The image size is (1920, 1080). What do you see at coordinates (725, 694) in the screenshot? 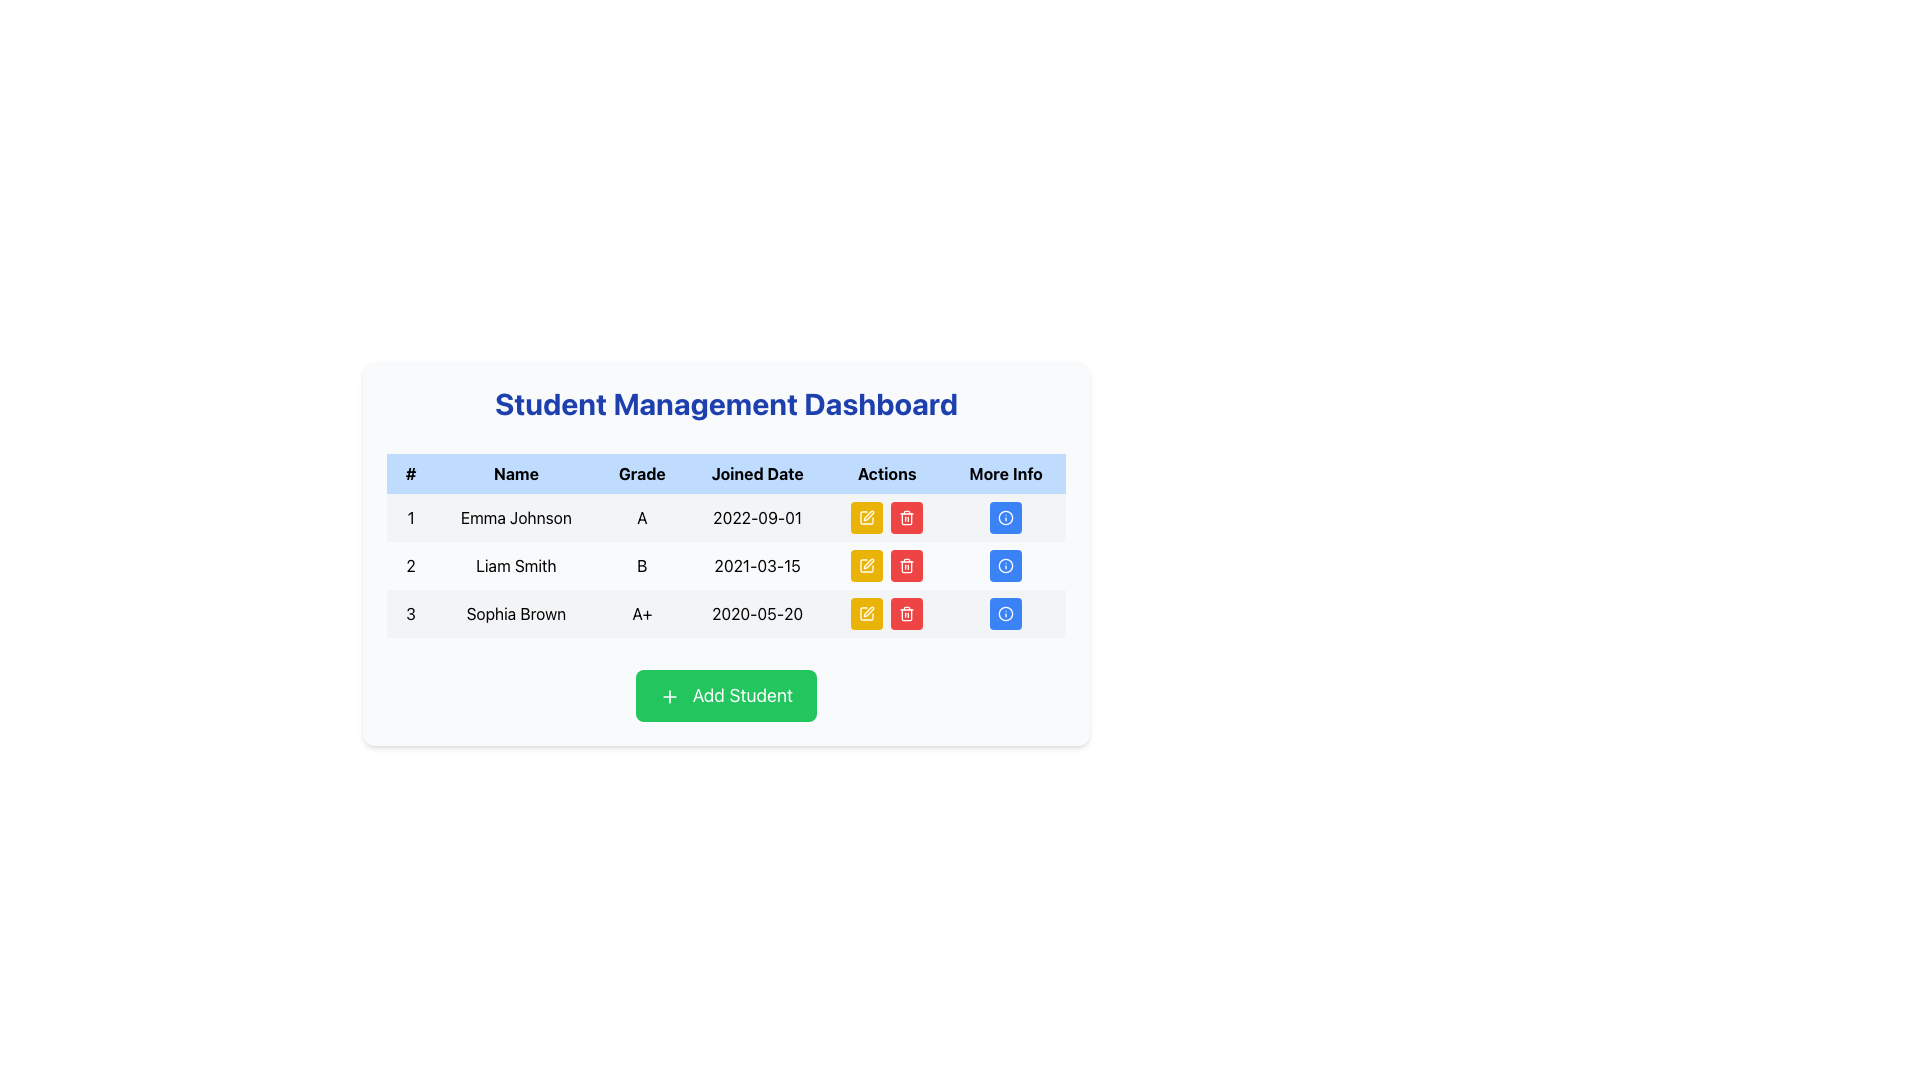
I see `the distinct button located centrally beneath the student information table` at bounding box center [725, 694].